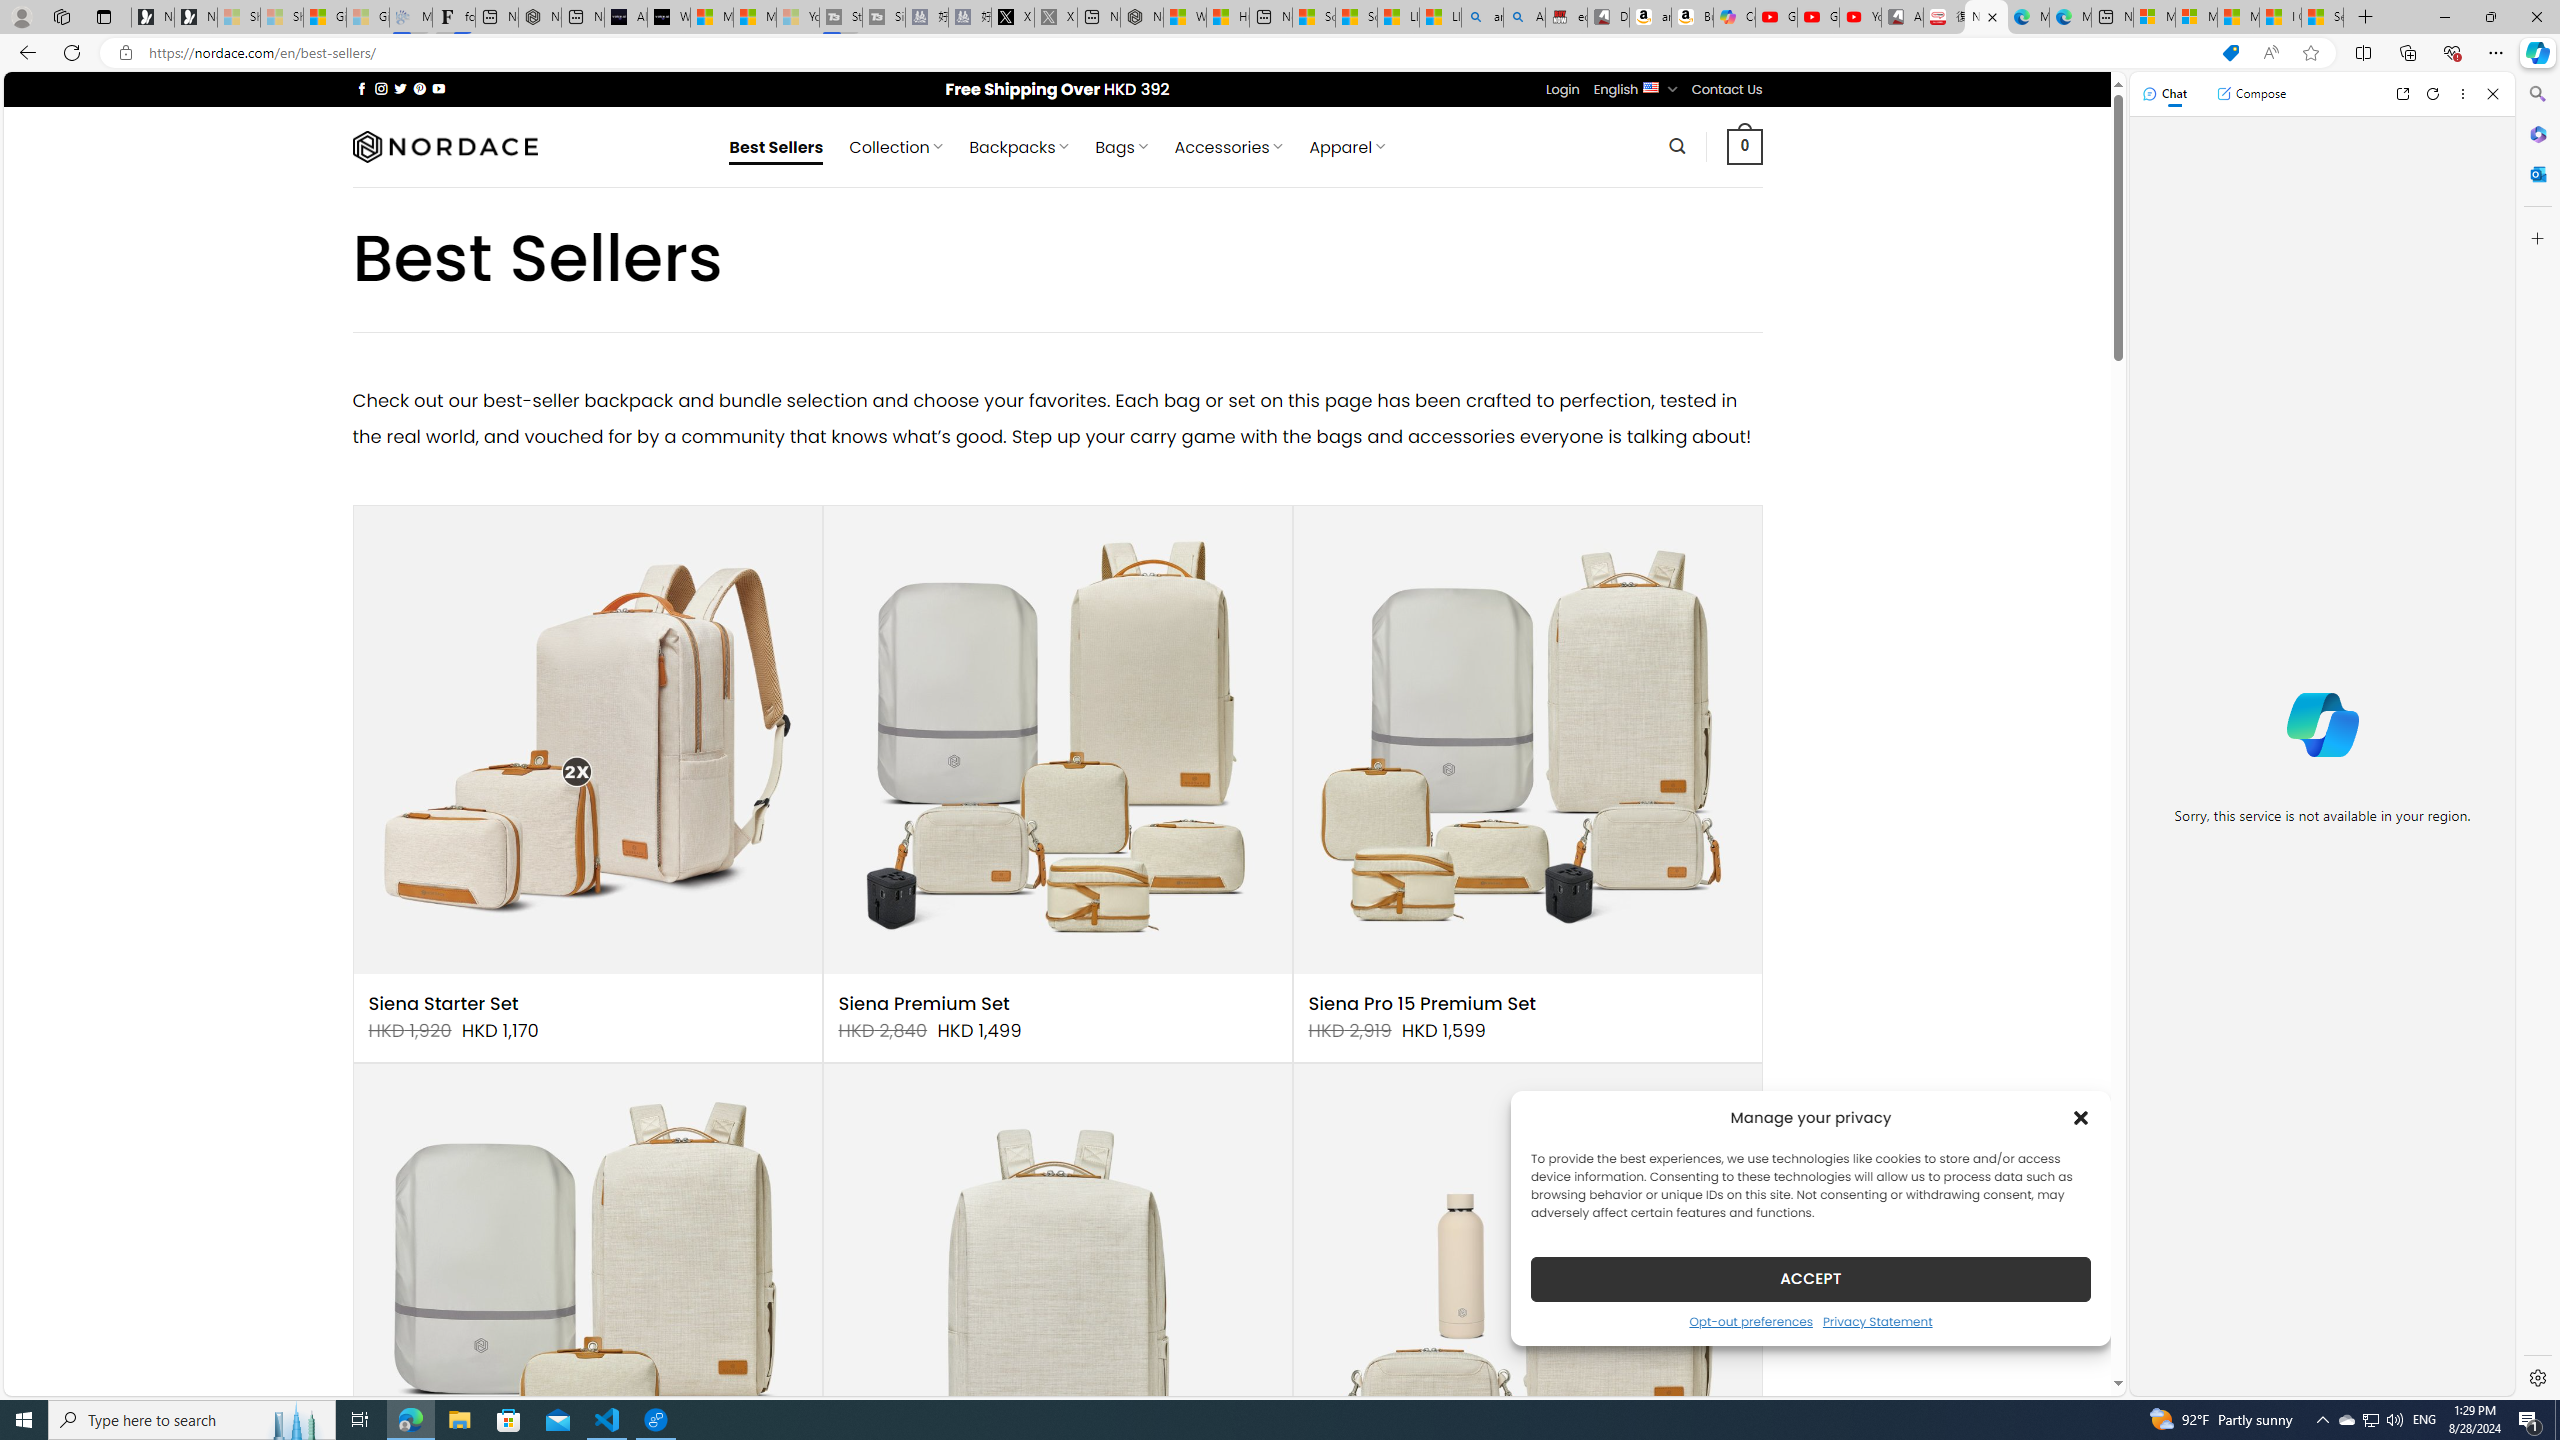 The image size is (2560, 1440). Describe the element at coordinates (1141, 16) in the screenshot. I see `'Nordace - My Account'` at that location.